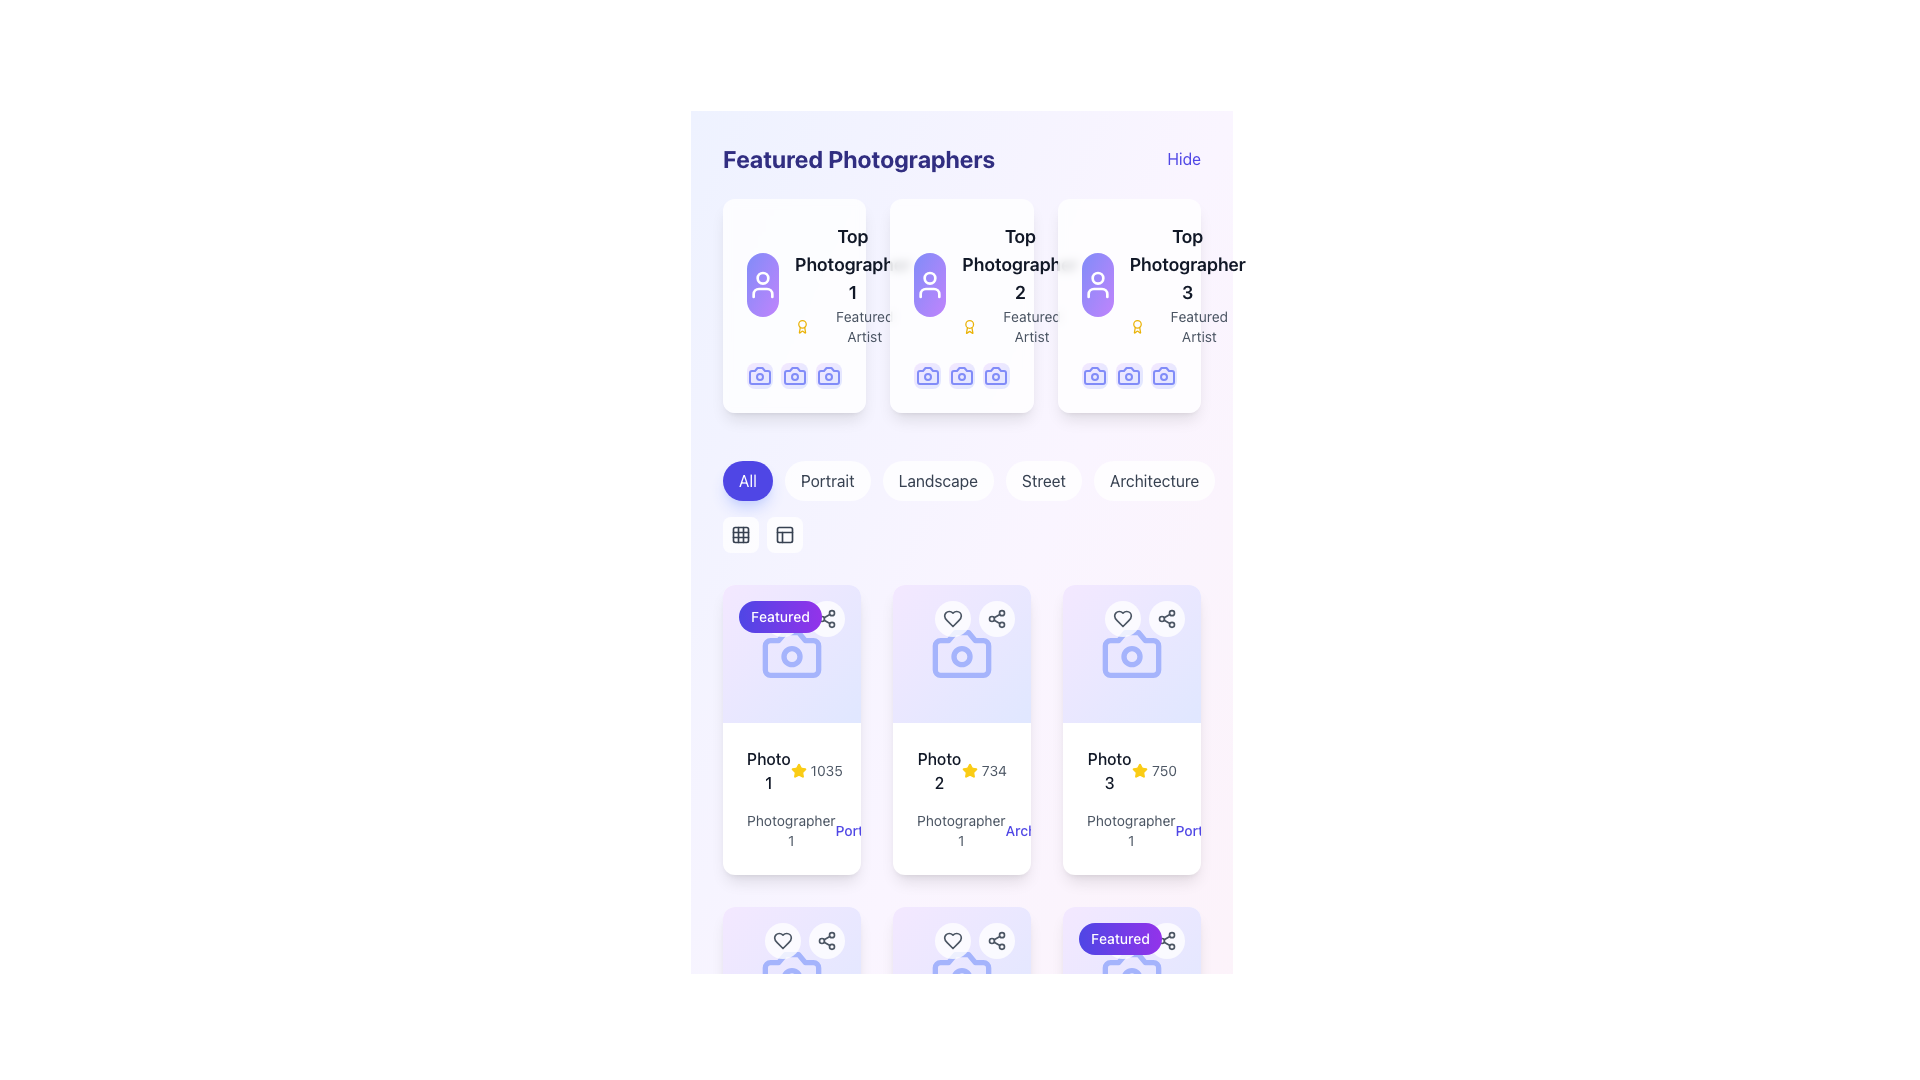 The image size is (1920, 1080). What do you see at coordinates (969, 326) in the screenshot?
I see `the award icon indicating that 'Top Photographer 2' has received special recognition, located to the left of the 'Featured Artist' text in the 'Featured Photographers' section` at bounding box center [969, 326].